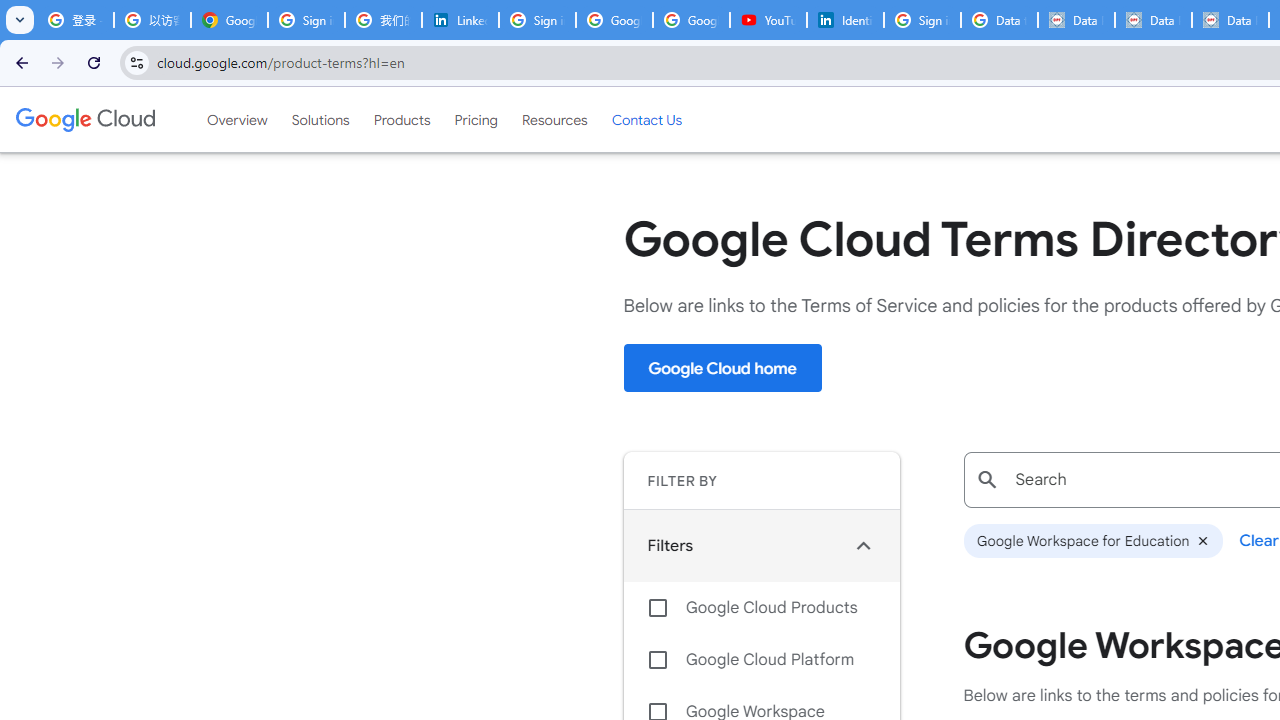 The height and width of the screenshot is (720, 1280). What do you see at coordinates (760, 545) in the screenshot?
I see `'Filters keyboard_arrow_up'` at bounding box center [760, 545].